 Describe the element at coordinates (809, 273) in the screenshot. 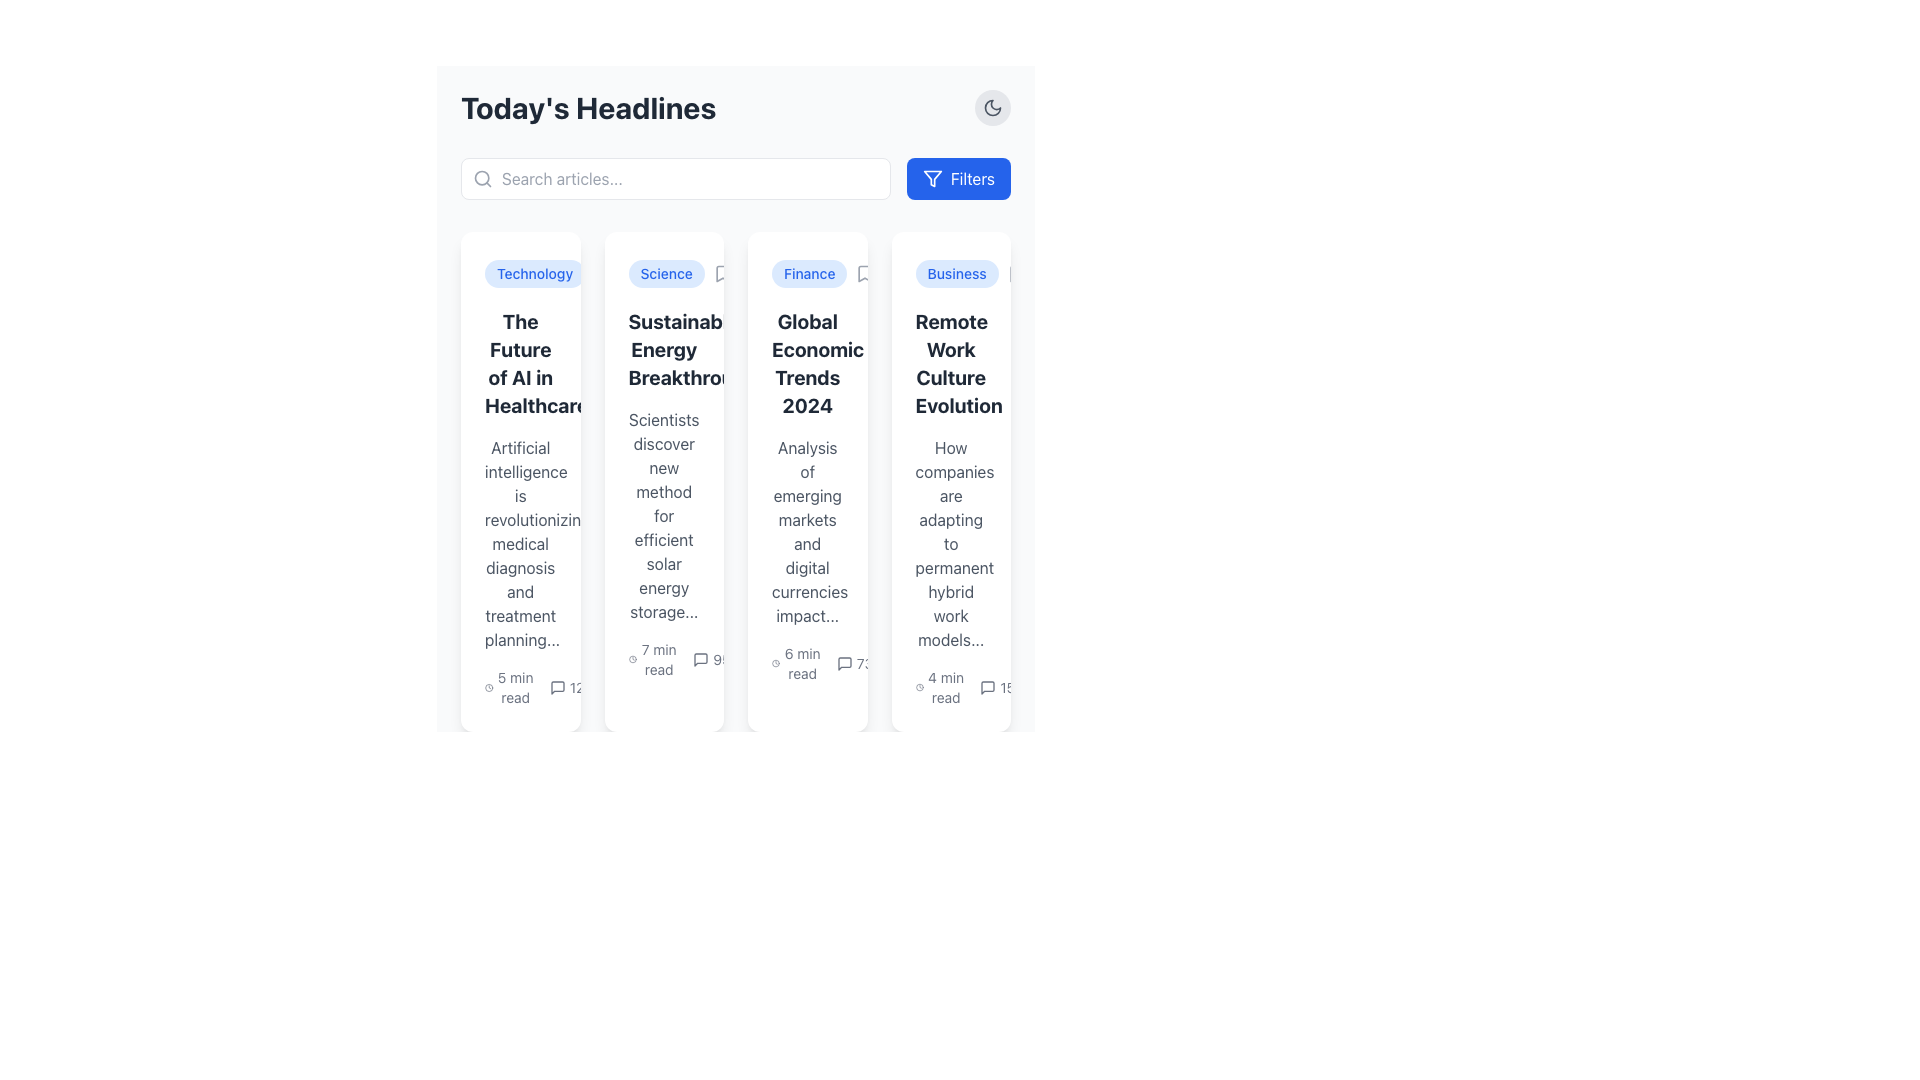

I see `the 'Finance' label element, which is styled with a rounded background color and blue text, positioned above a title text and to the left of an interactive button` at that location.